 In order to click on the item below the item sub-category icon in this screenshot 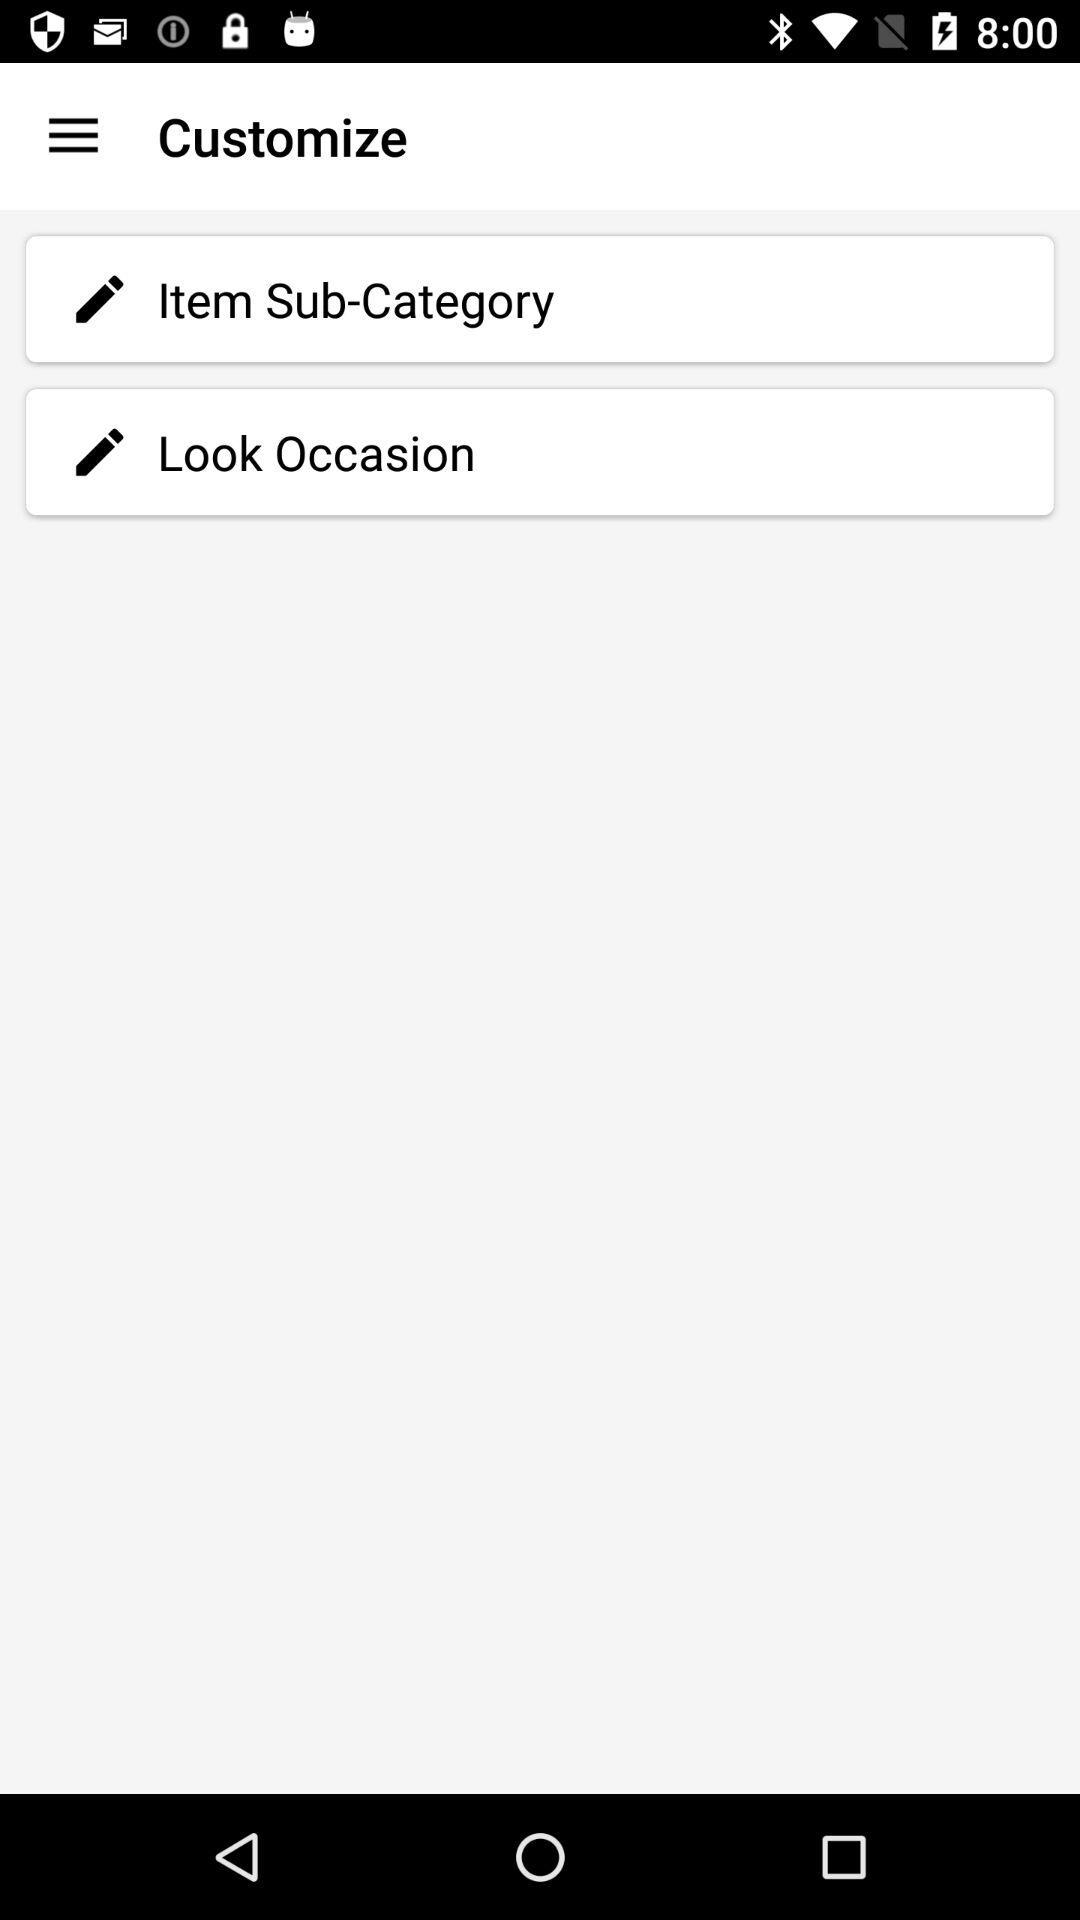, I will do `click(540, 451)`.